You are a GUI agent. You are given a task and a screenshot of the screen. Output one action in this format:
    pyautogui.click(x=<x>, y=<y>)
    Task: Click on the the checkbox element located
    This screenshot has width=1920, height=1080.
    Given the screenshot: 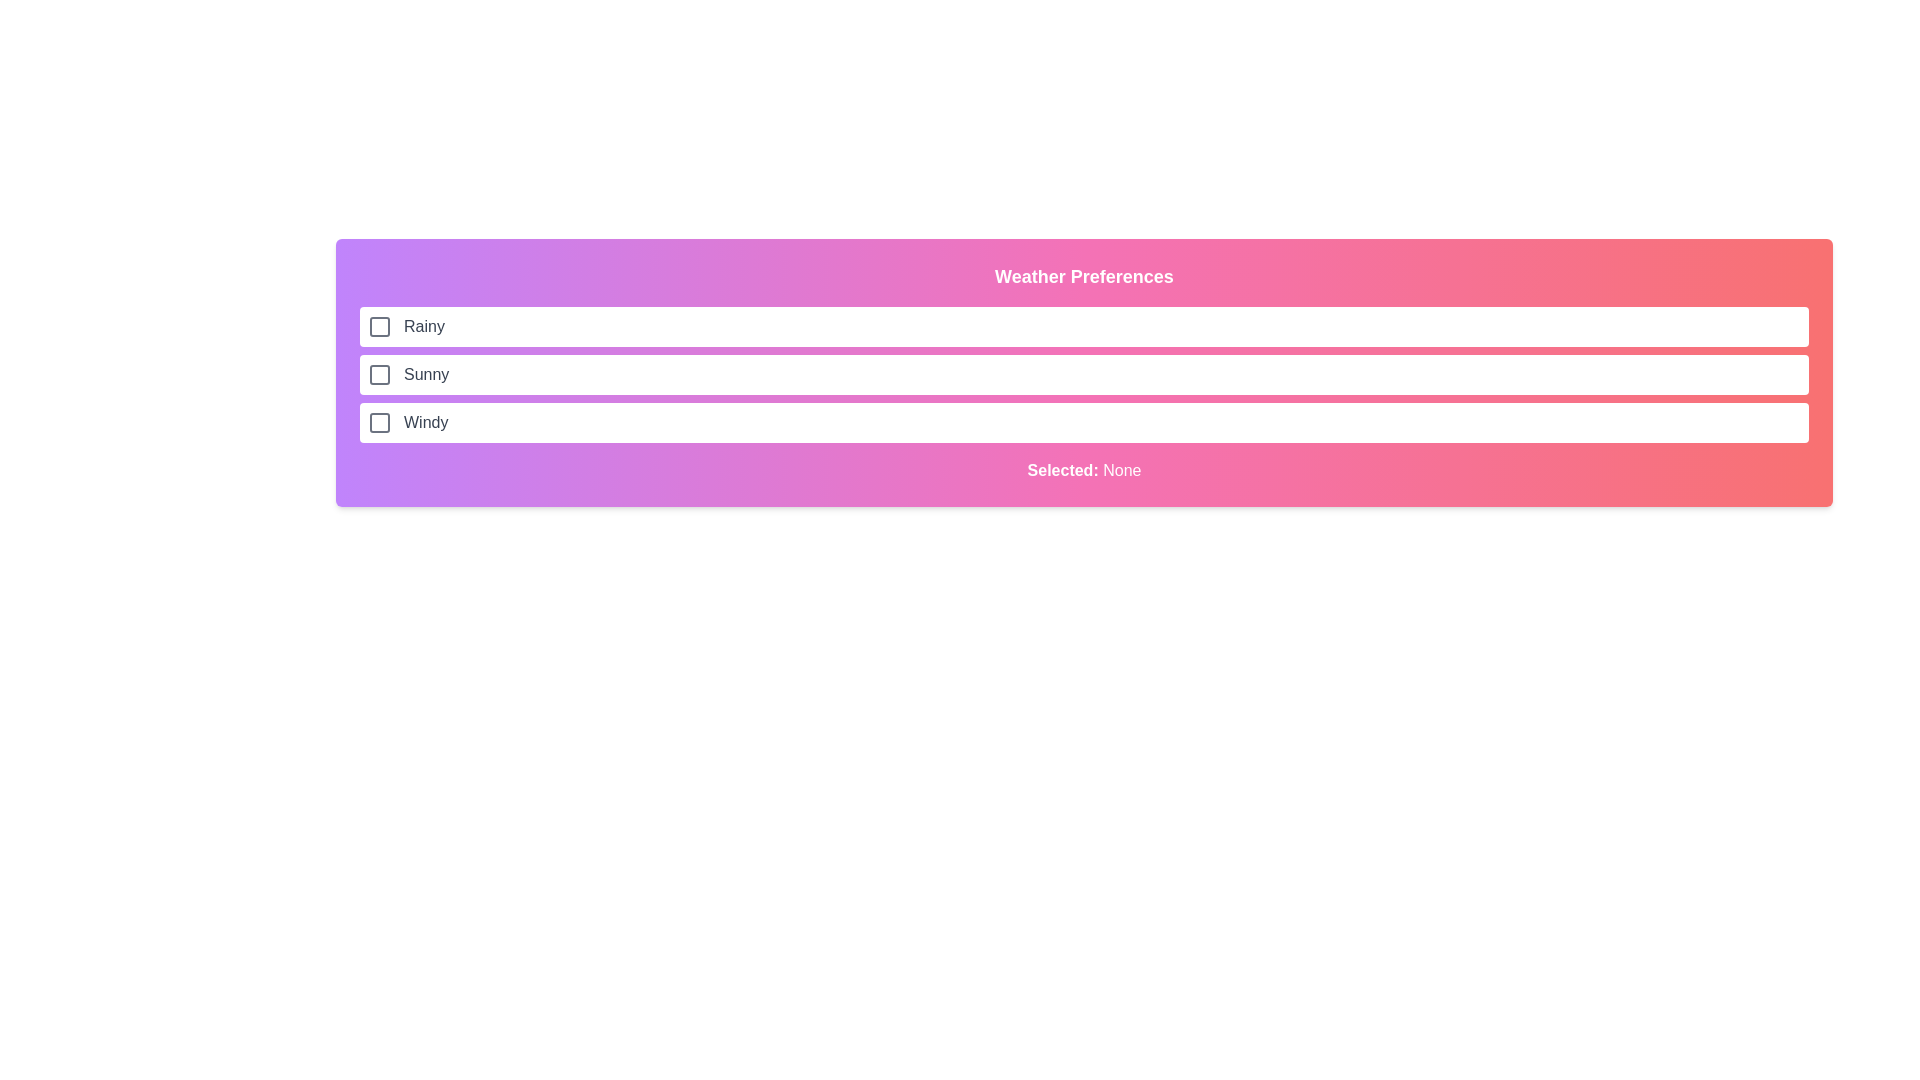 What is the action you would take?
    pyautogui.click(x=379, y=422)
    